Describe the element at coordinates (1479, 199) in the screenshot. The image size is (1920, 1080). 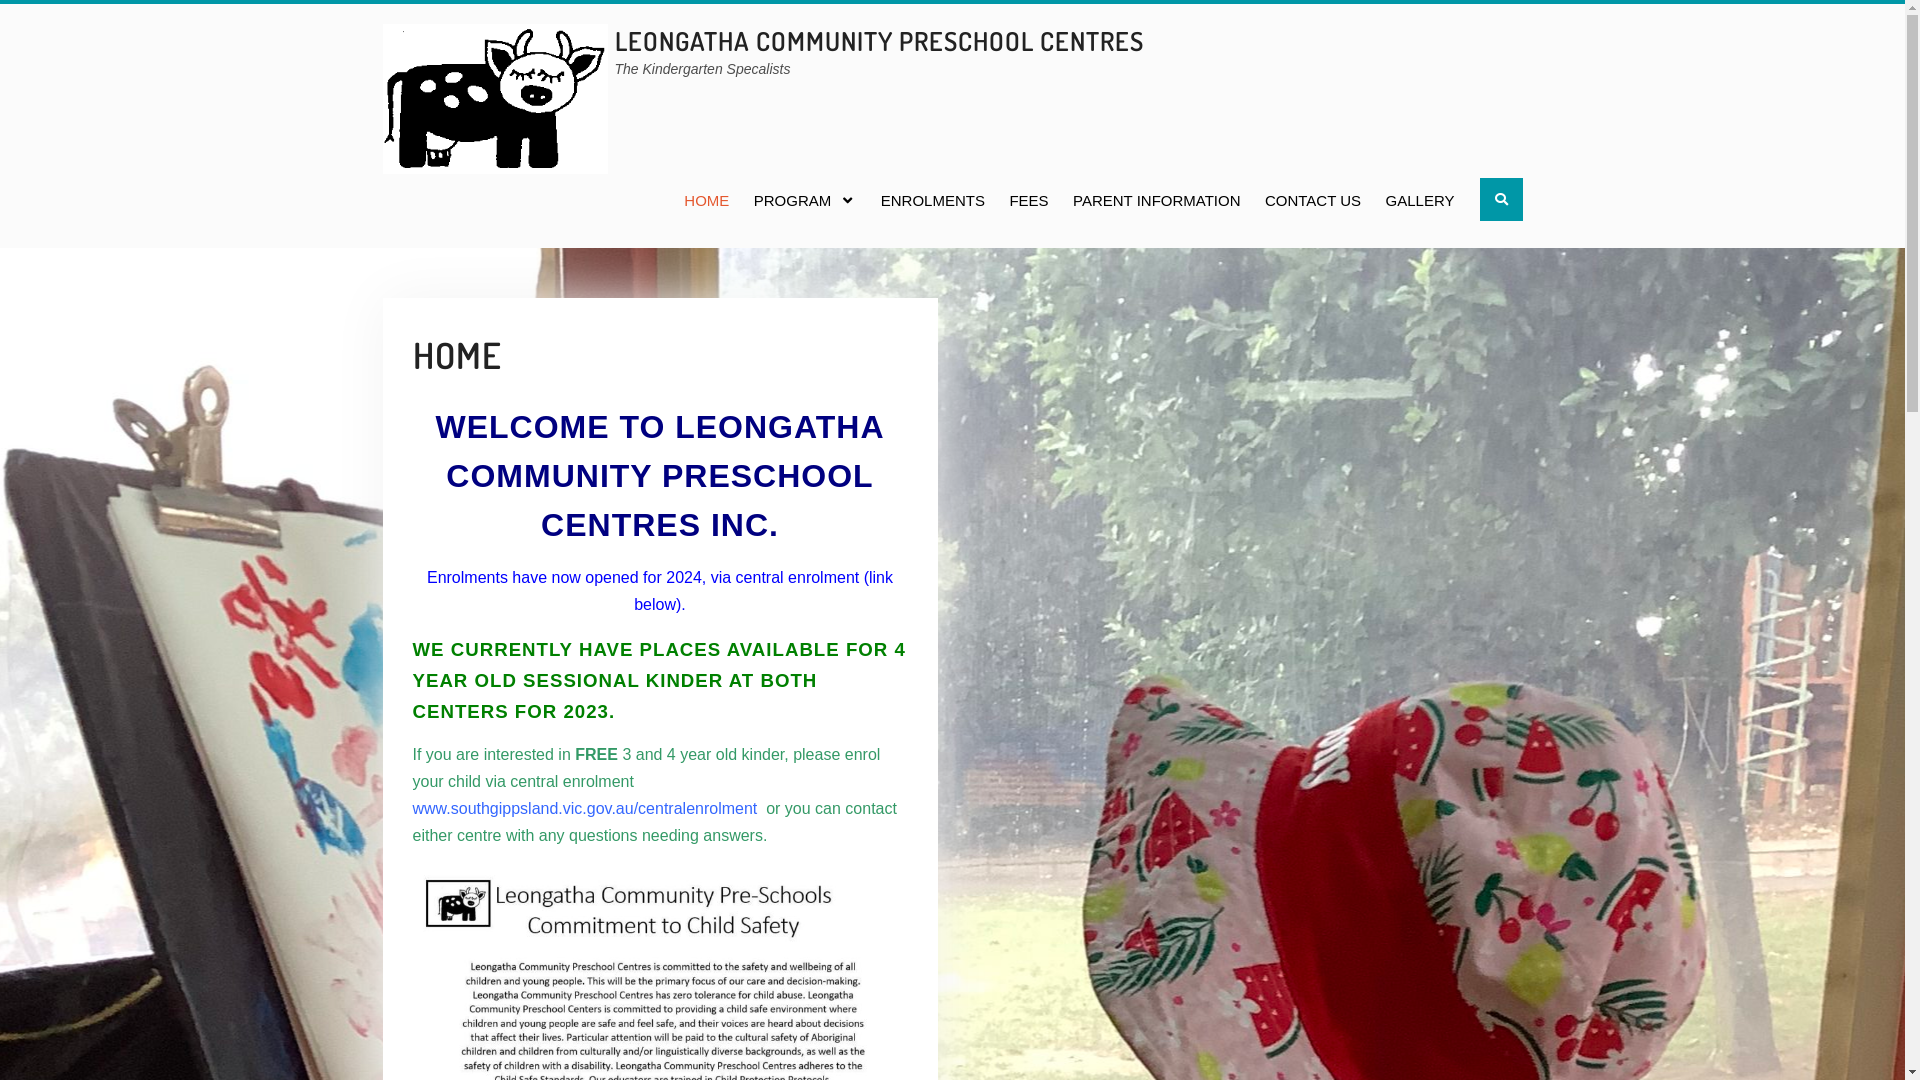
I see `'Search'` at that location.